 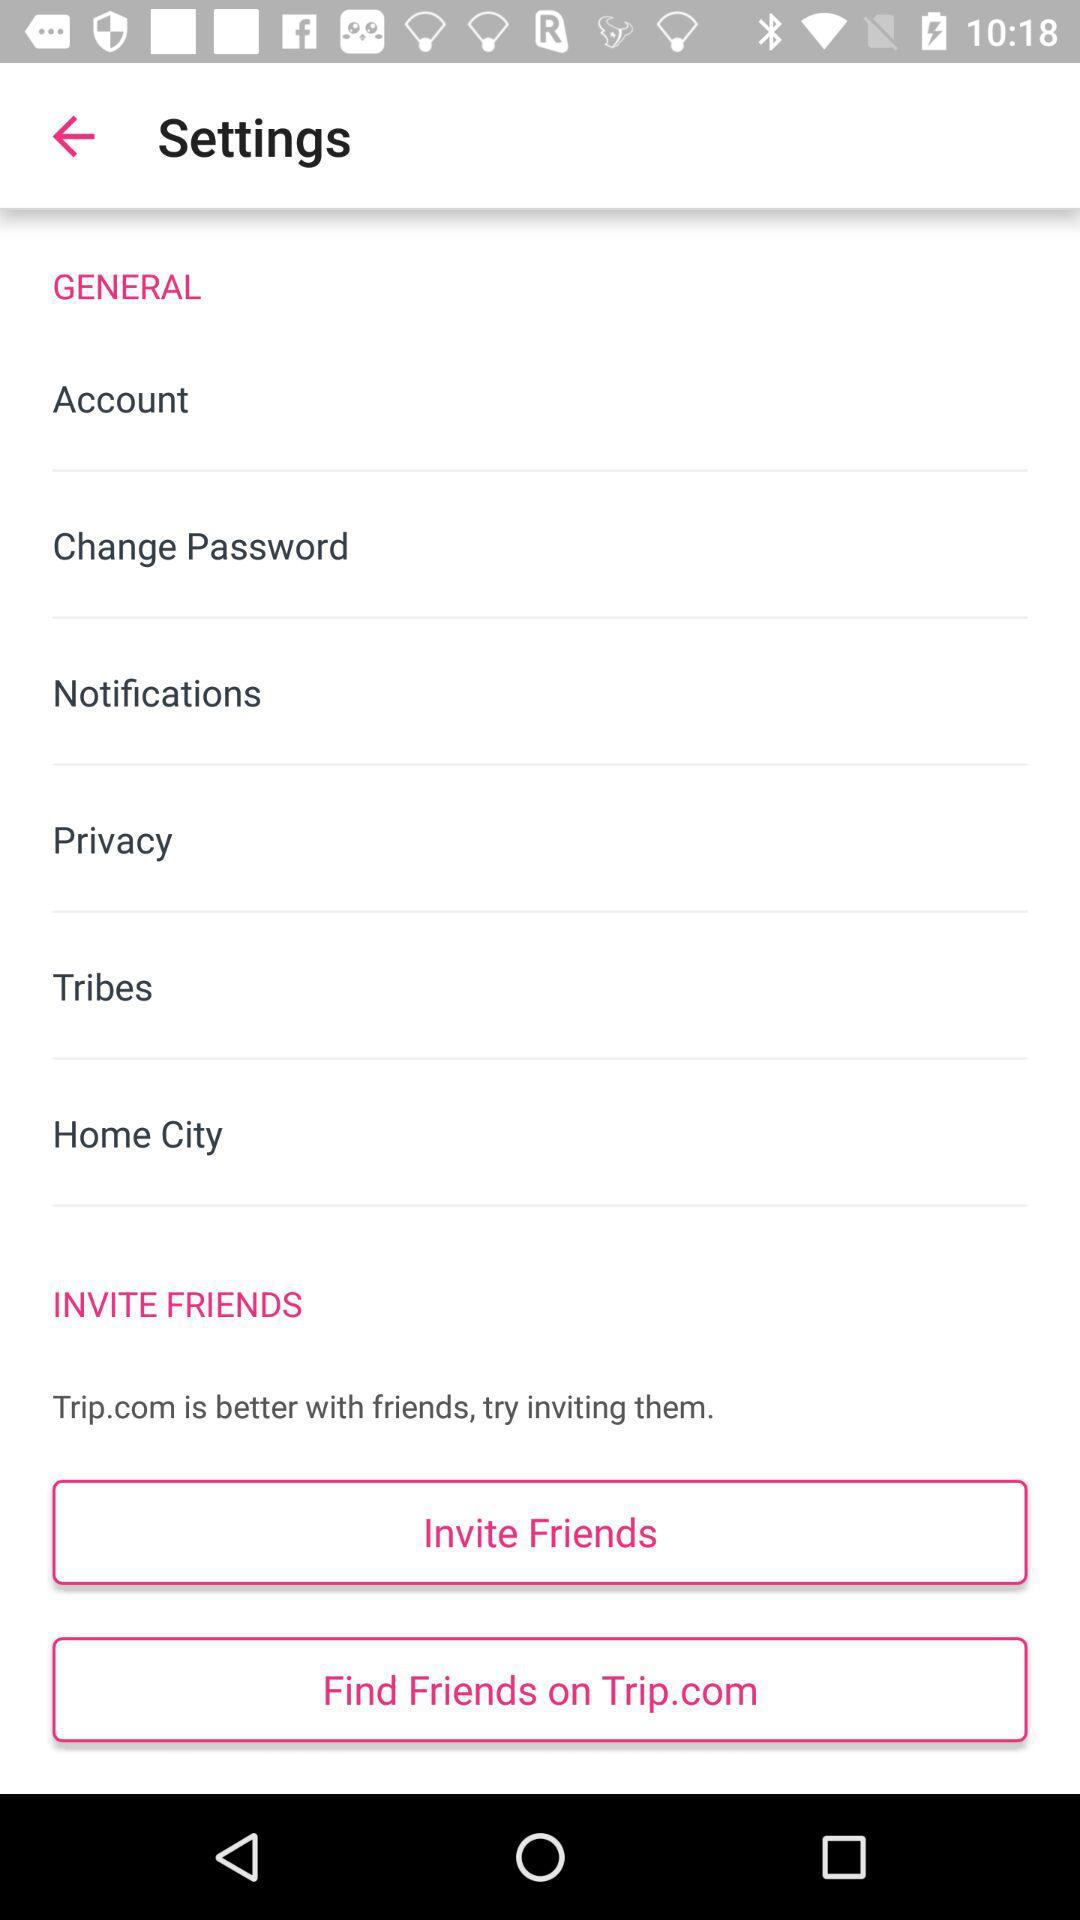 I want to click on the account icon, so click(x=540, y=398).